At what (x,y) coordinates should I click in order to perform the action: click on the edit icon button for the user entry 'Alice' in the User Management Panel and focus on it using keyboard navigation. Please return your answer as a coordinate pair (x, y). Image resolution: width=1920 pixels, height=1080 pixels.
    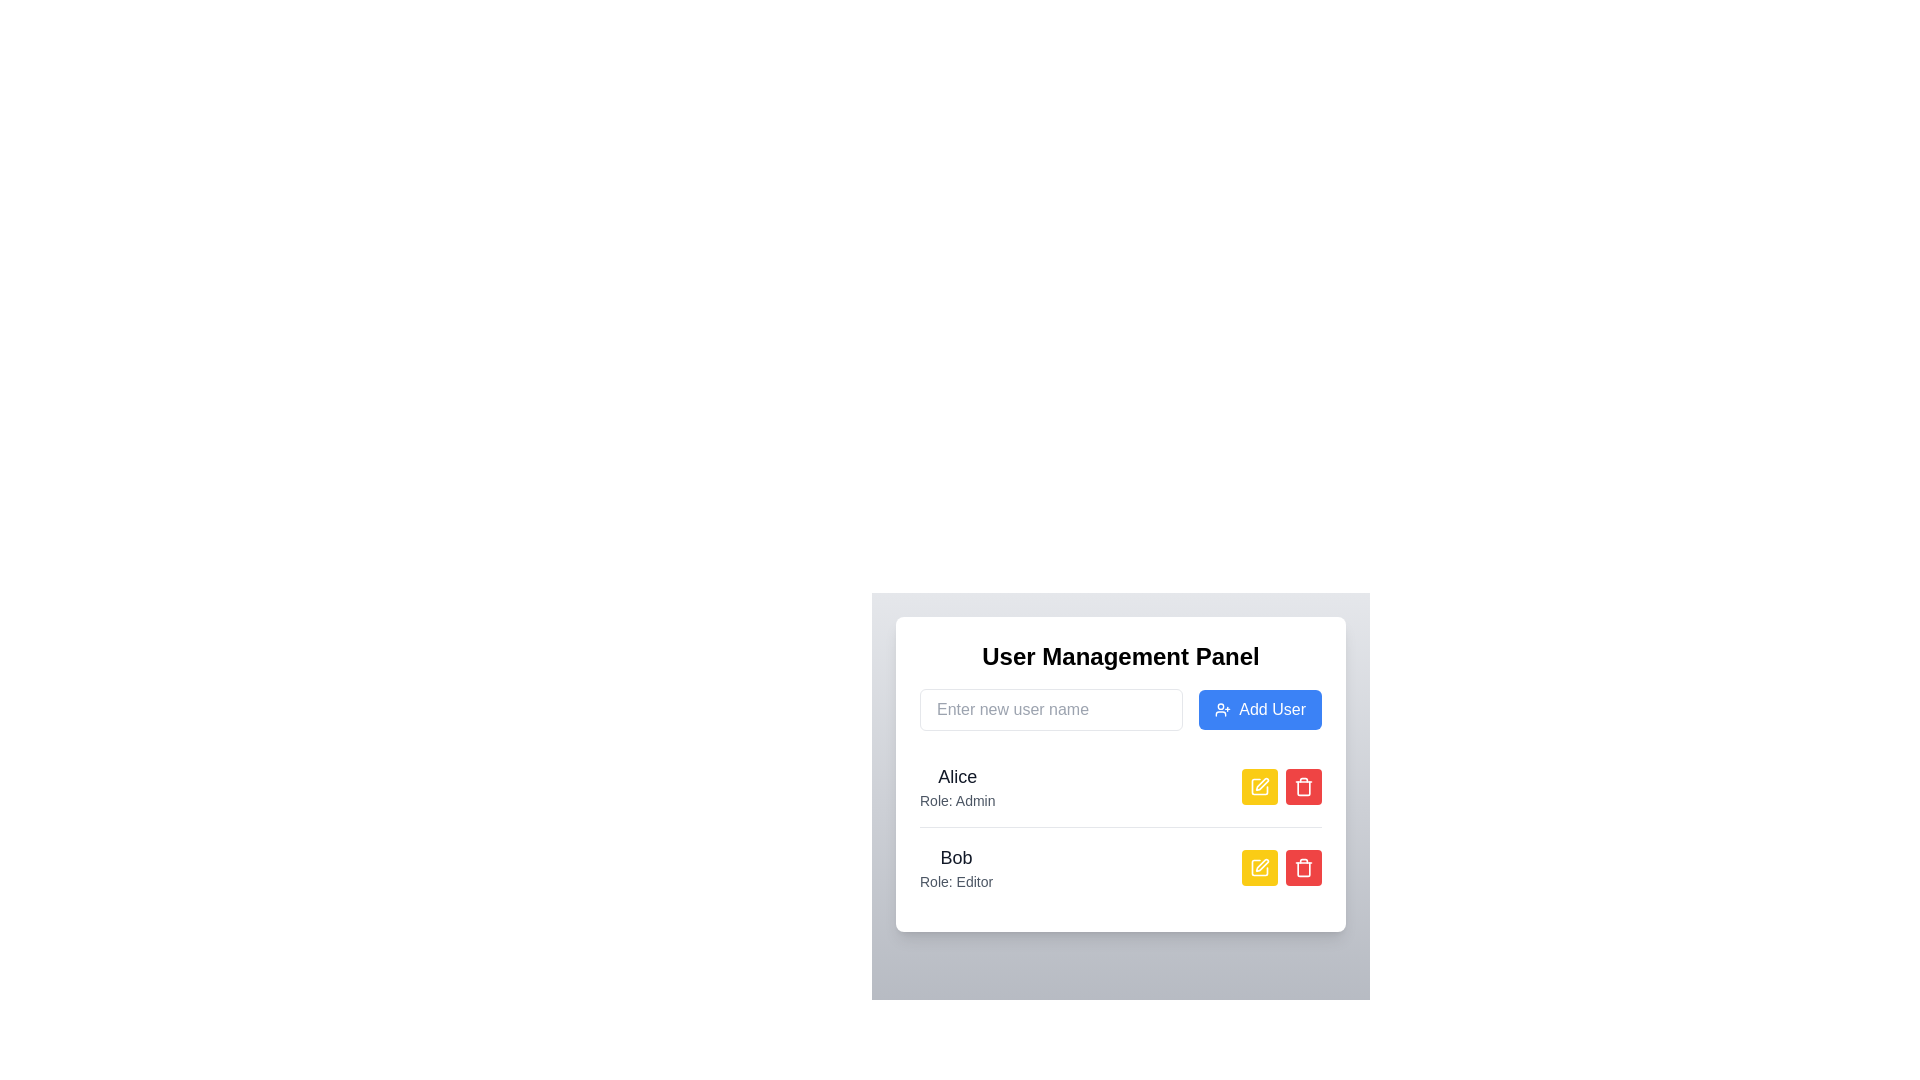
    Looking at the image, I should click on (1258, 785).